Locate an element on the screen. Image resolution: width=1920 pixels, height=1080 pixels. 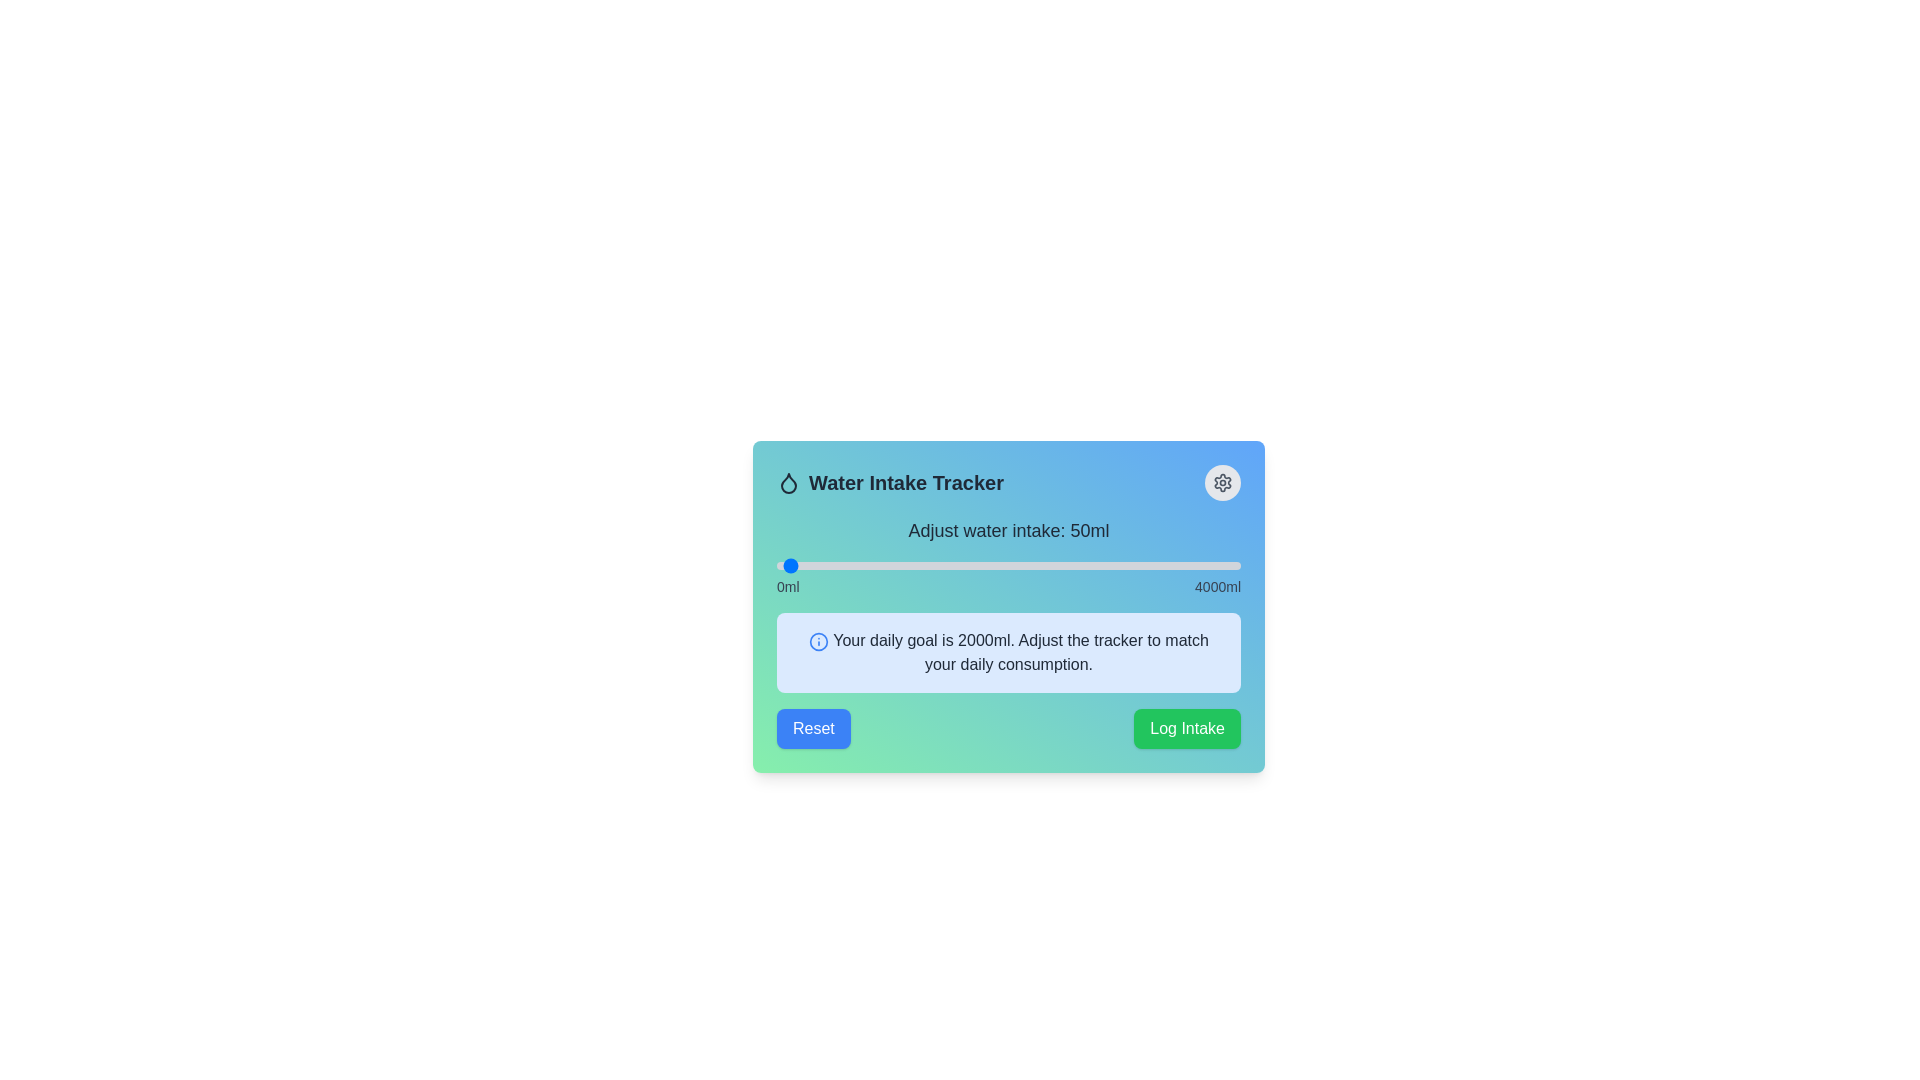
the text label displaying 'Adjust water intake: 50ml', located at the center of the top section of the interface, above the slider element is located at coordinates (1008, 530).